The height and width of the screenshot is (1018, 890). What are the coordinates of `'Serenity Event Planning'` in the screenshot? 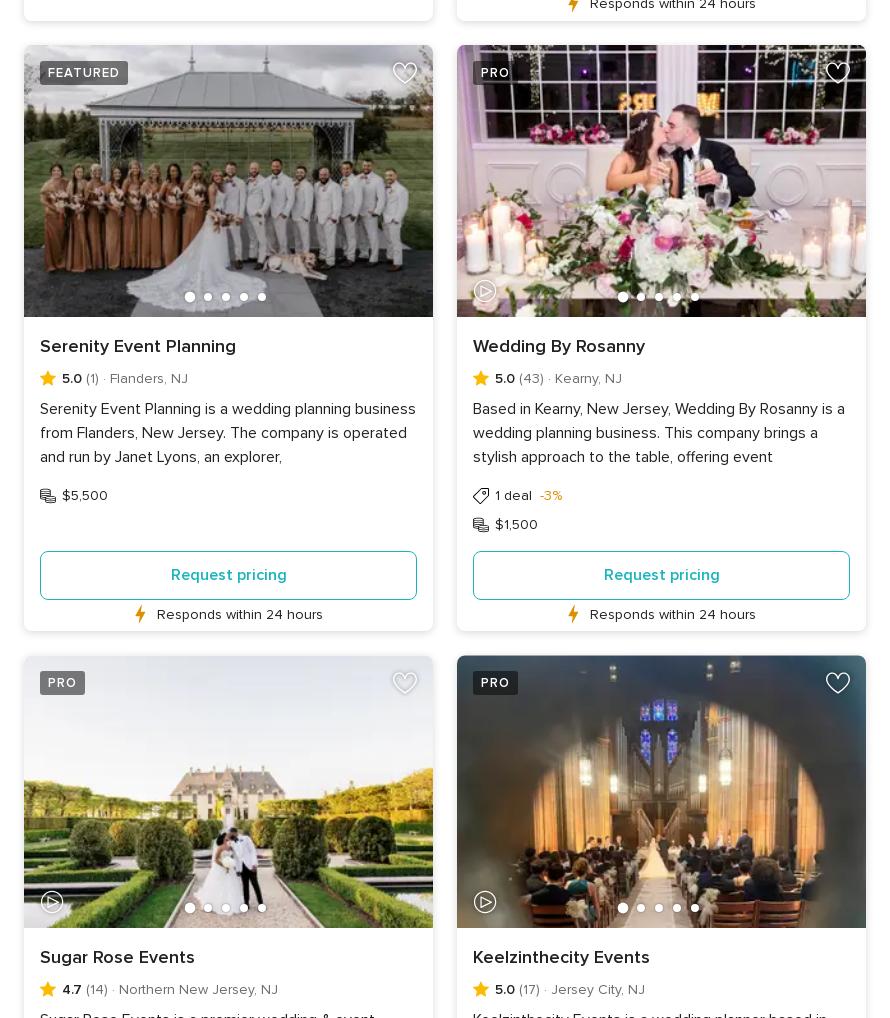 It's located at (137, 345).